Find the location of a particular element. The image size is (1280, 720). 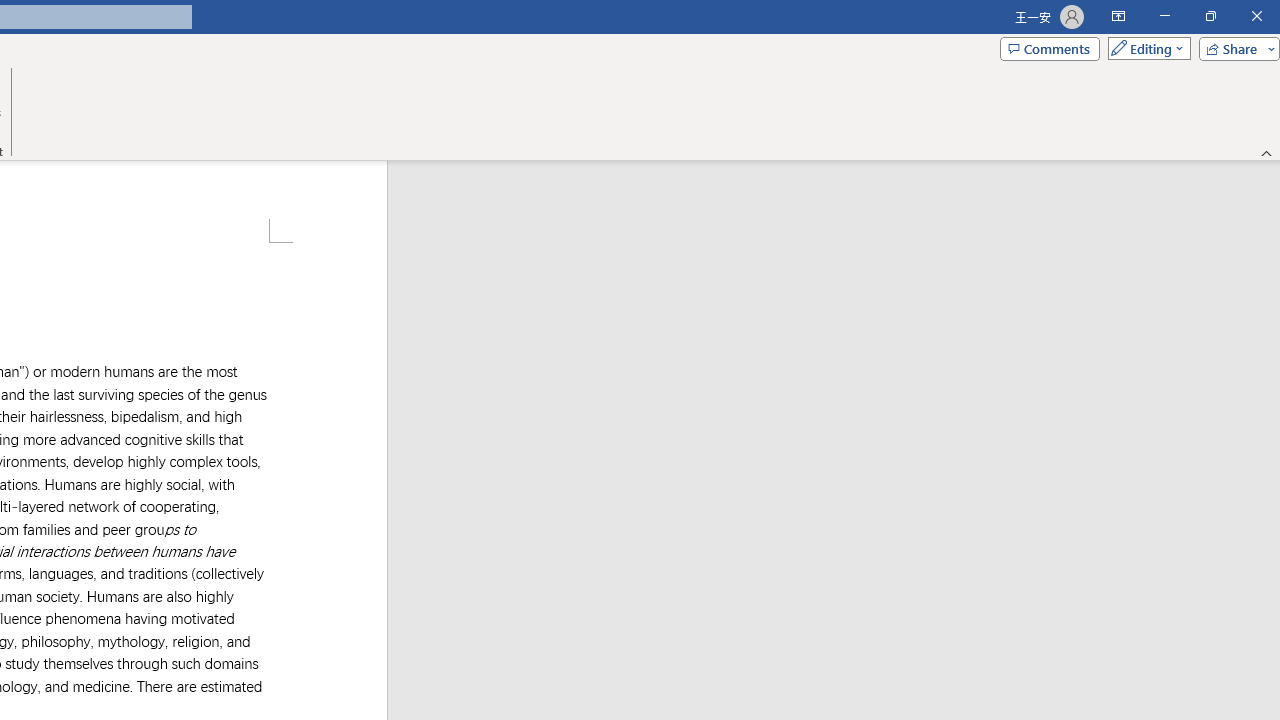

'Restore Down' is located at coordinates (1209, 16).